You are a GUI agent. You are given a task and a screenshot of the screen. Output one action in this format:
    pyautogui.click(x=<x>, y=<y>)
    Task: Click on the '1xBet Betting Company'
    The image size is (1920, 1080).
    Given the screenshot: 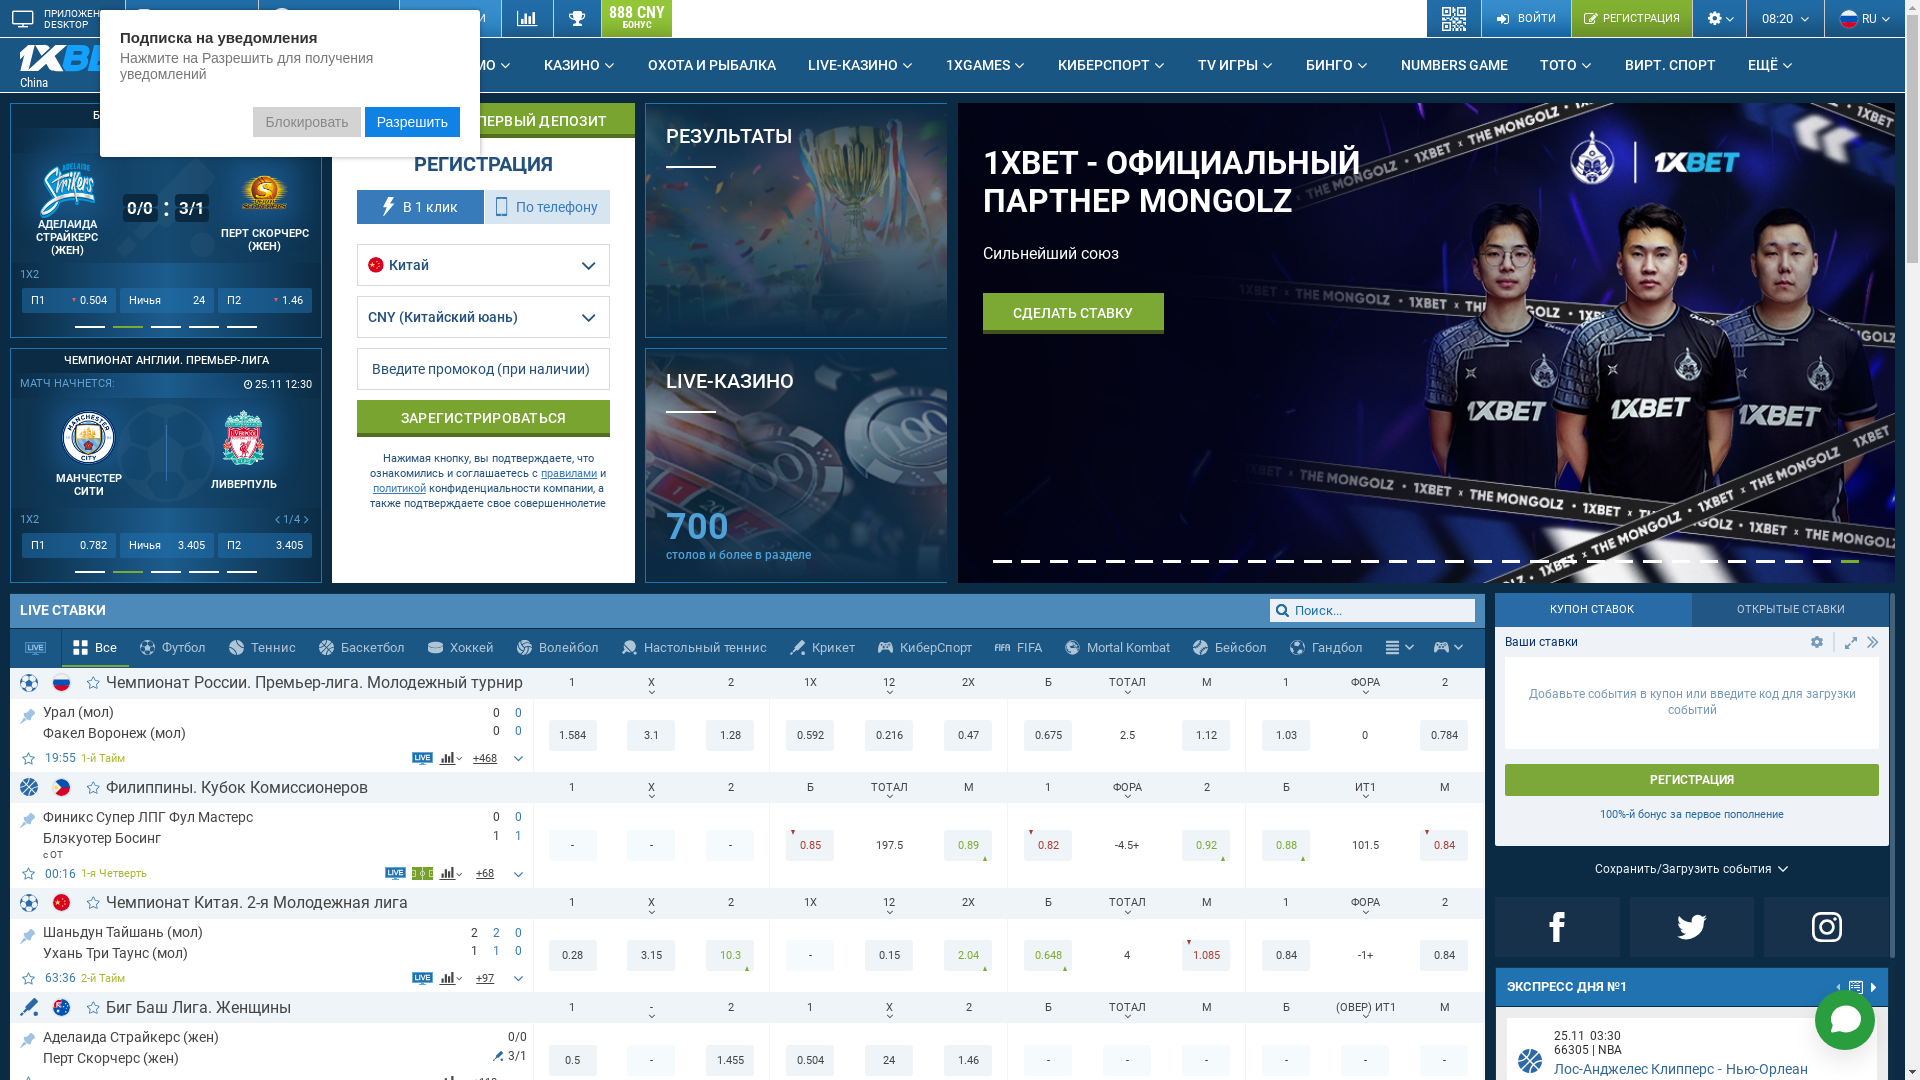 What is the action you would take?
    pyautogui.click(x=19, y=56)
    